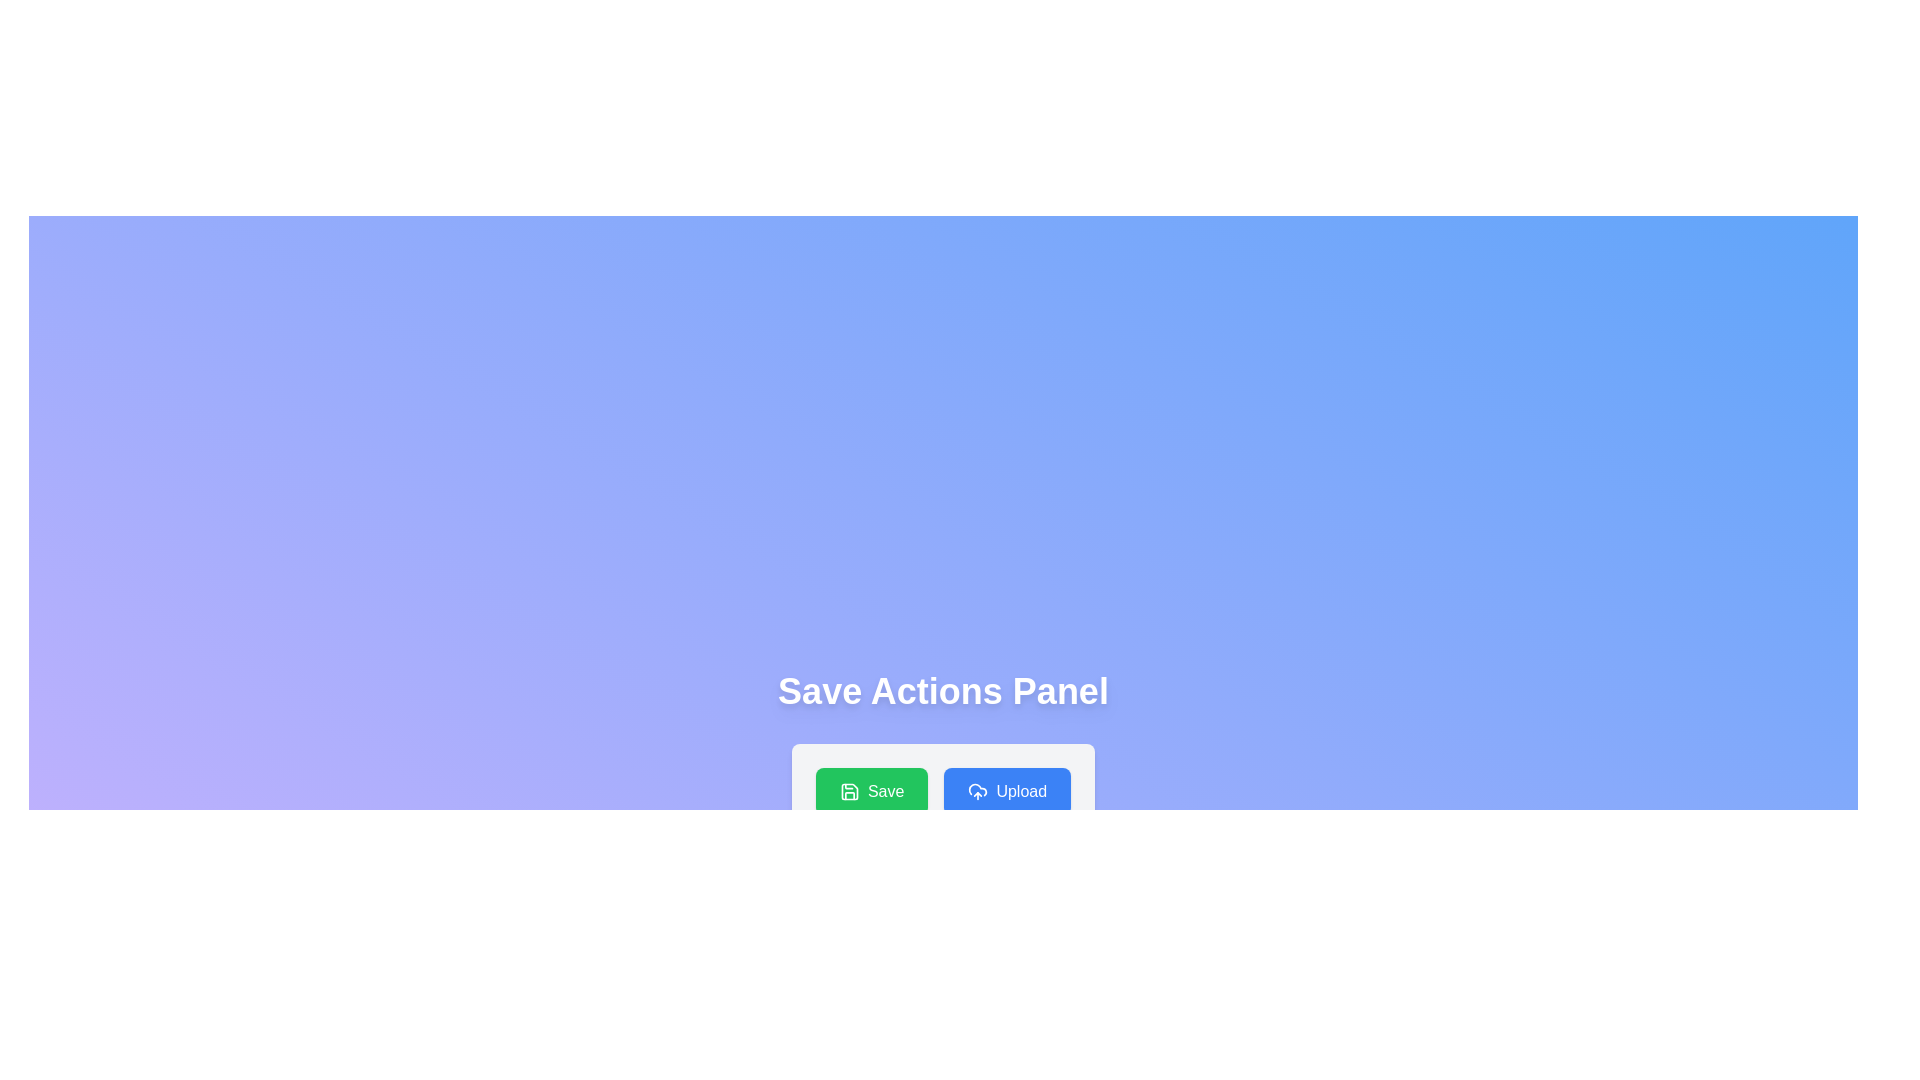 This screenshot has width=1920, height=1080. What do you see at coordinates (978, 790) in the screenshot?
I see `the upload icon, which is part of the 'Upload' button located on the right side of the 'Save' button` at bounding box center [978, 790].